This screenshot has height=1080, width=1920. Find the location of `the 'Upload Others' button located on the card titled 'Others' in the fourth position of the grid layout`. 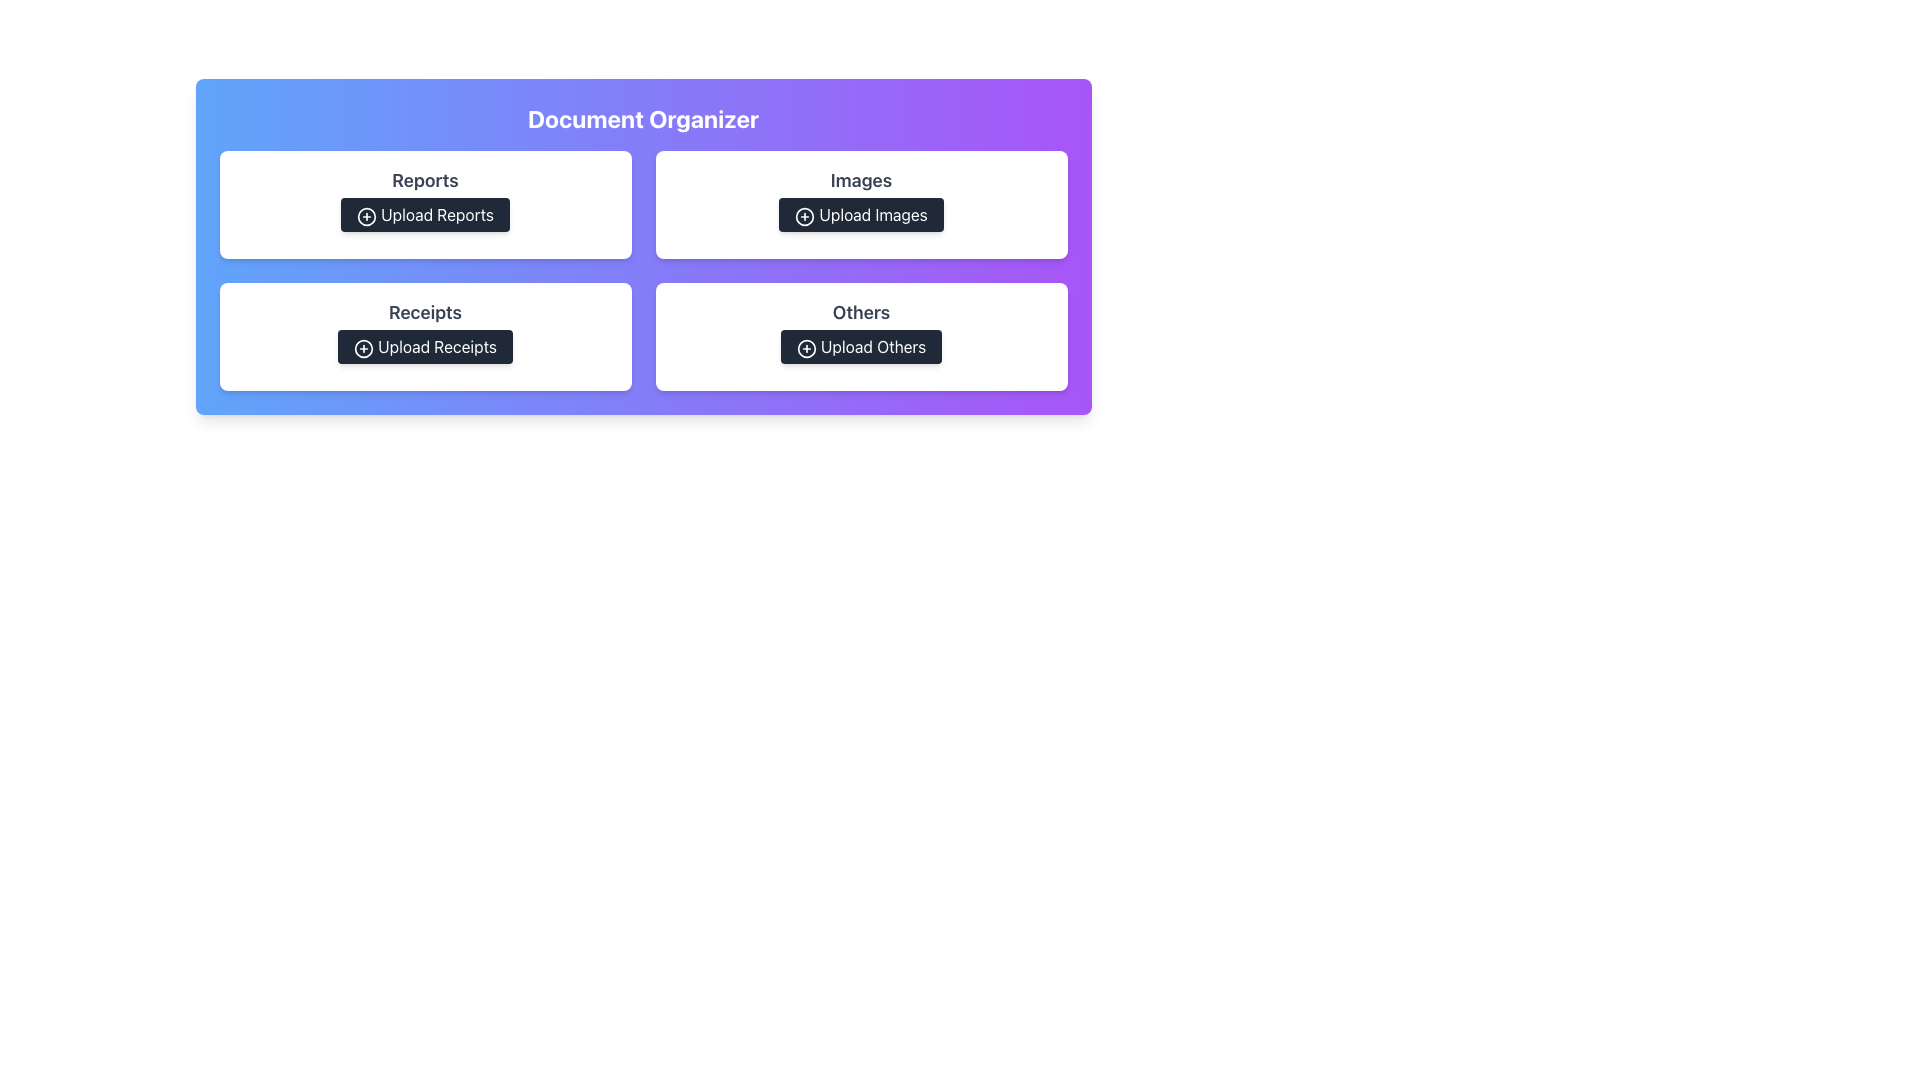

the 'Upload Others' button located on the card titled 'Others' in the fourth position of the grid layout is located at coordinates (861, 335).